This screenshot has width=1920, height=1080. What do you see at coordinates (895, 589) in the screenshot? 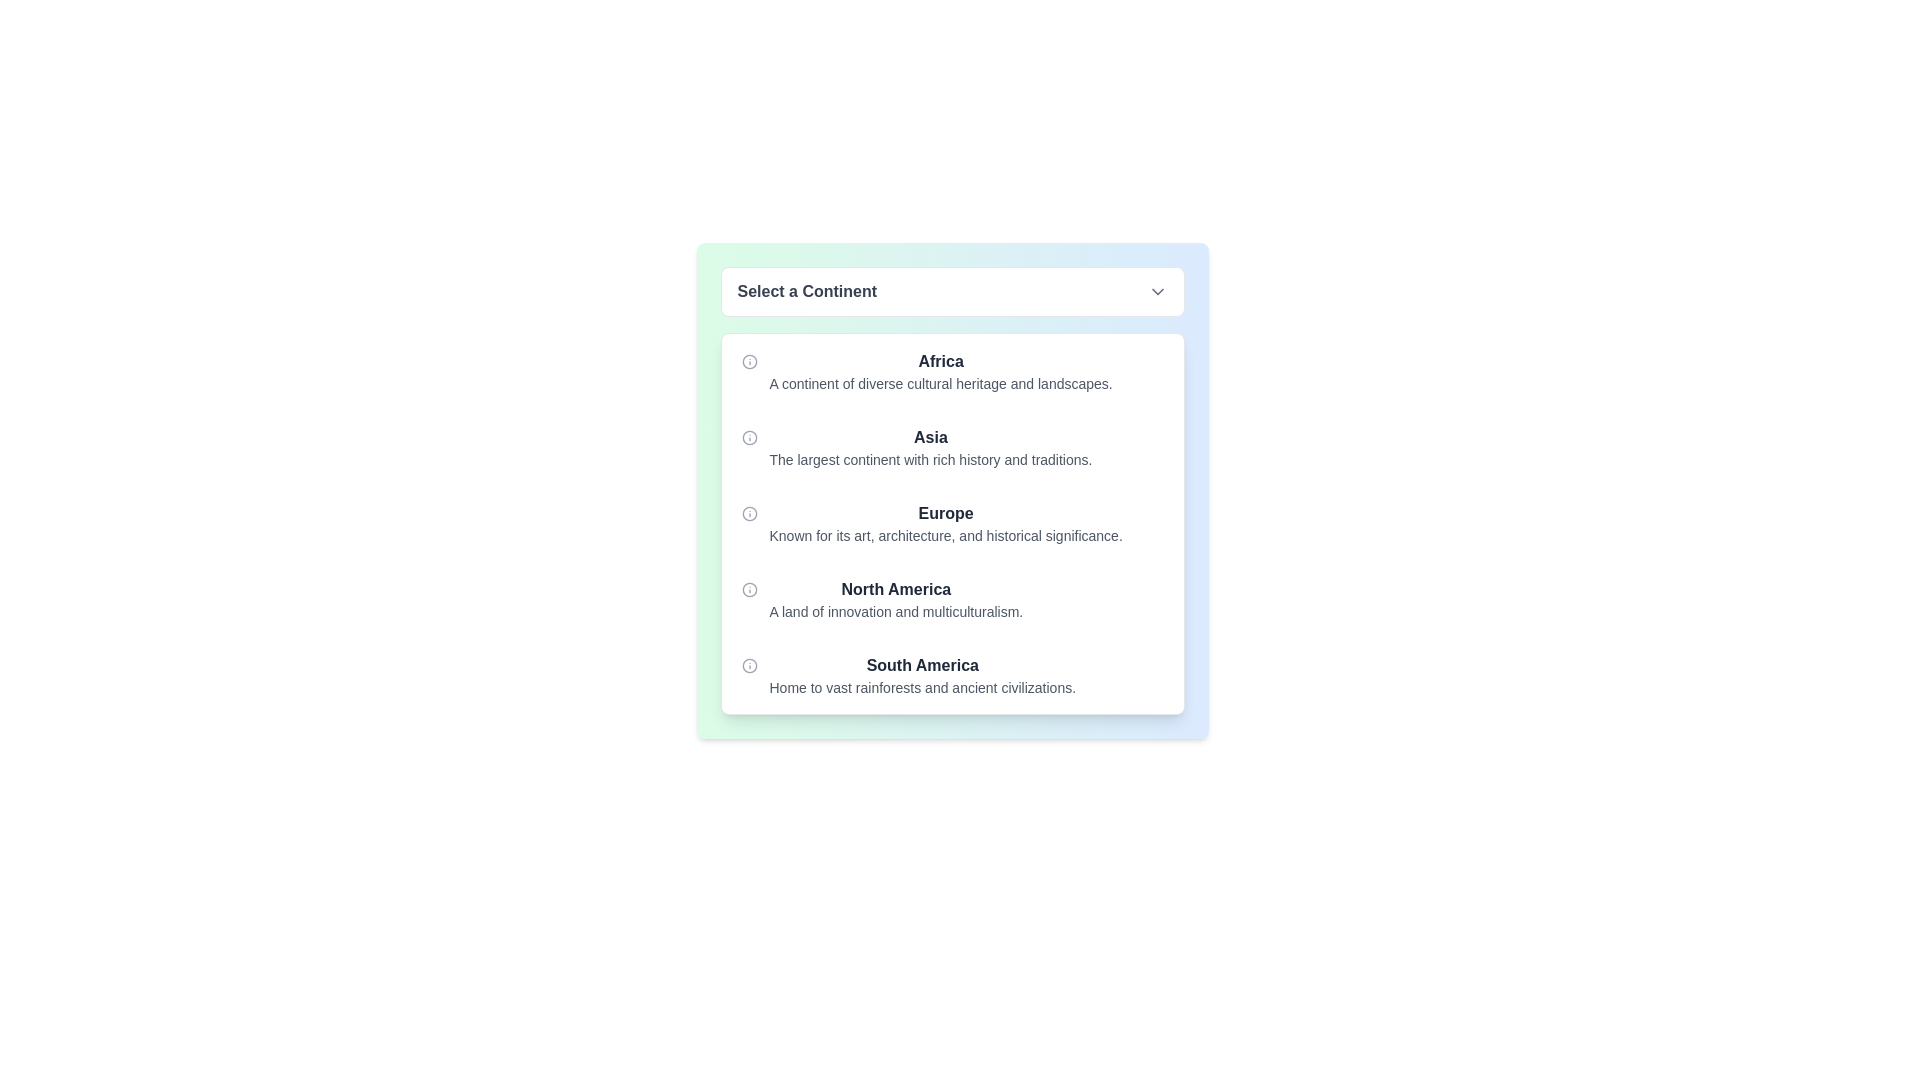
I see `the text label for 'North America', which is the fourth item in the list of continents, positioned between 'Europe' above and a description below` at bounding box center [895, 589].